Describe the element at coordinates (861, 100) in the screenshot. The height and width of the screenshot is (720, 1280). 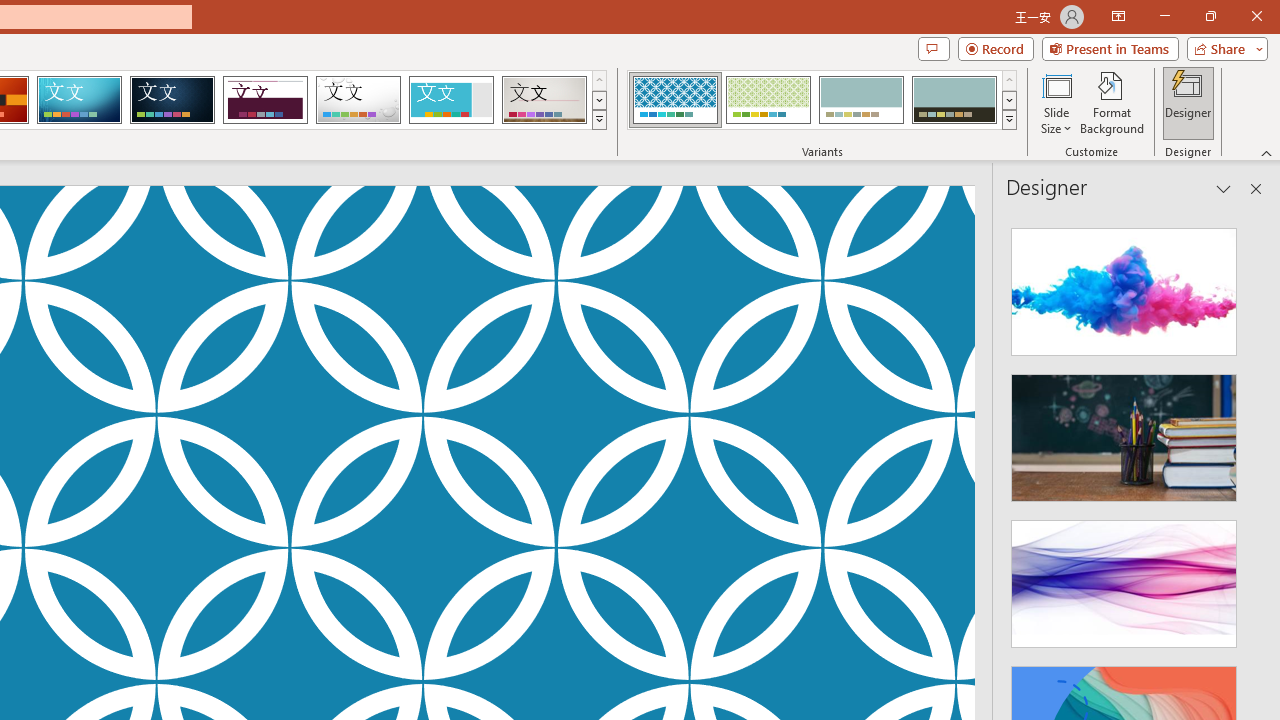
I see `'Integral Variant 3'` at that location.